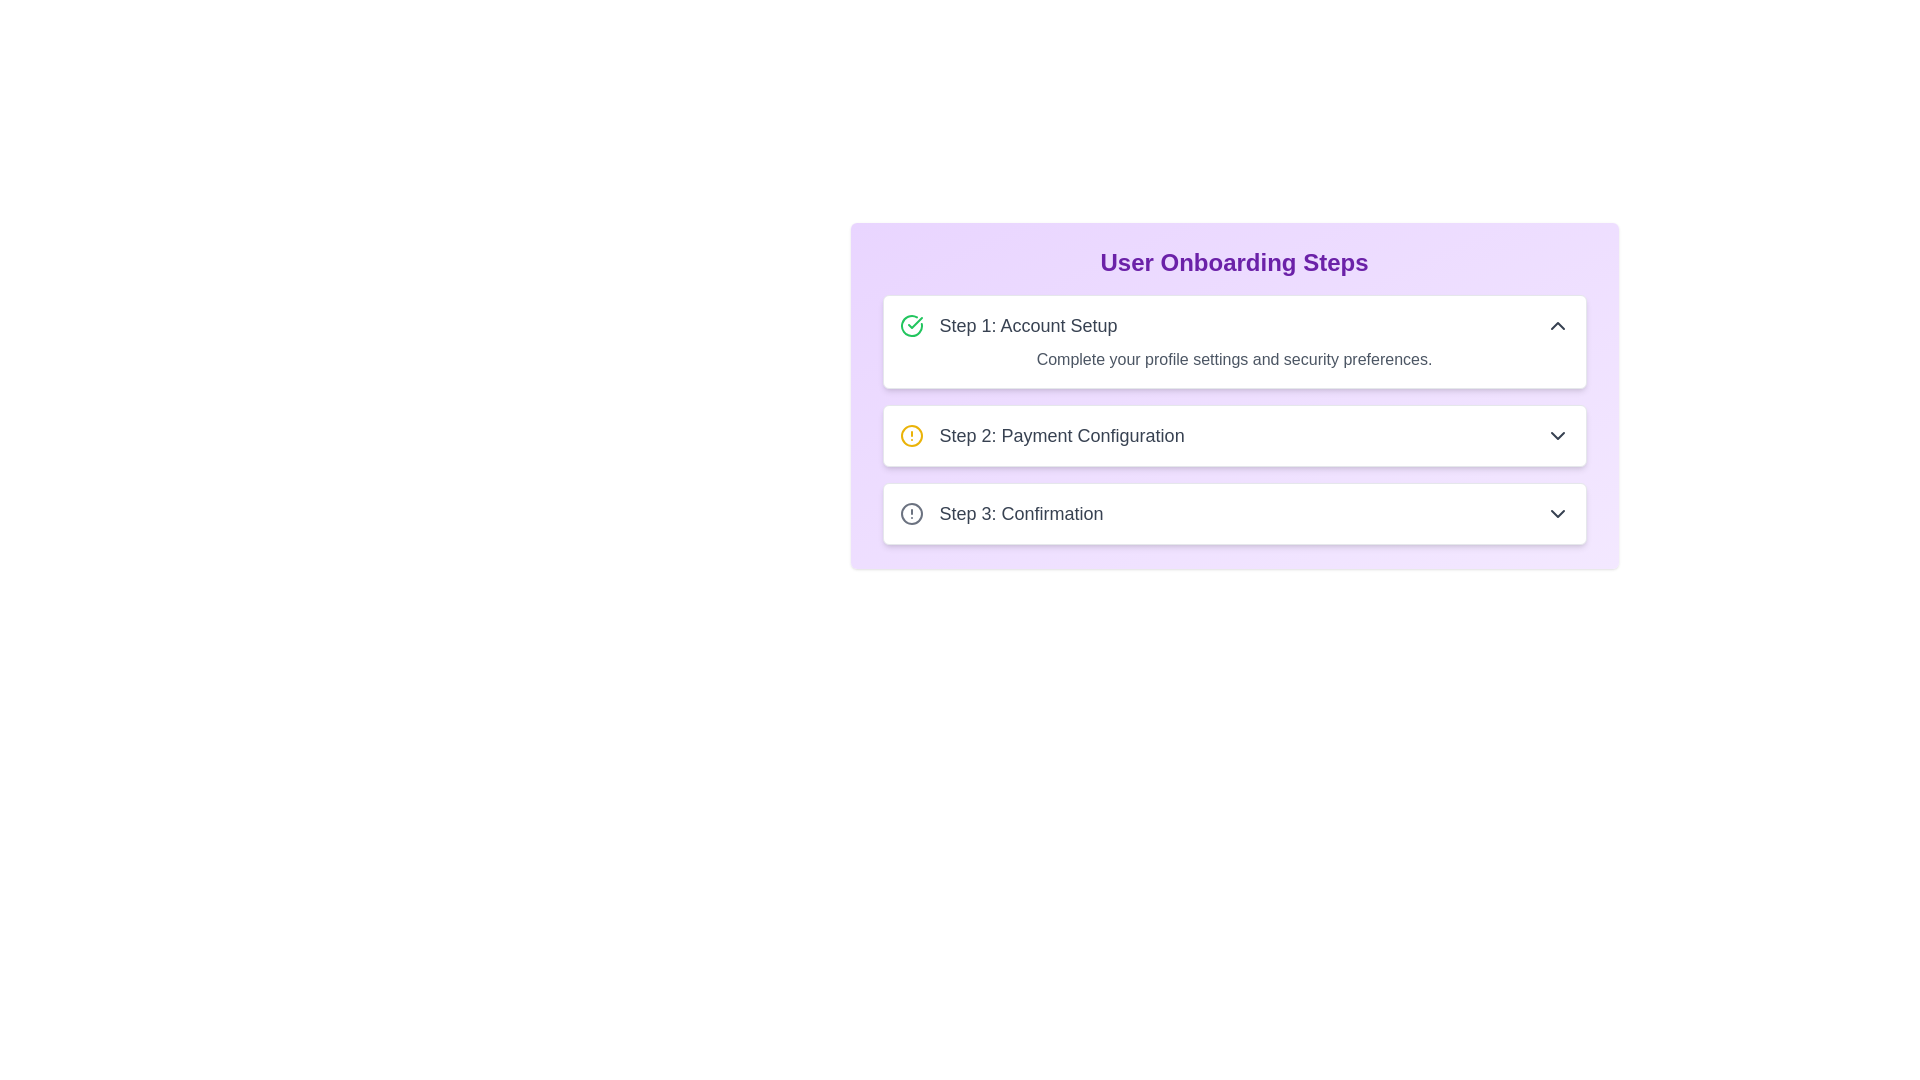 This screenshot has width=1920, height=1080. What do you see at coordinates (1233, 512) in the screenshot?
I see `the collapsible card element located at the bottom of the three-step process` at bounding box center [1233, 512].